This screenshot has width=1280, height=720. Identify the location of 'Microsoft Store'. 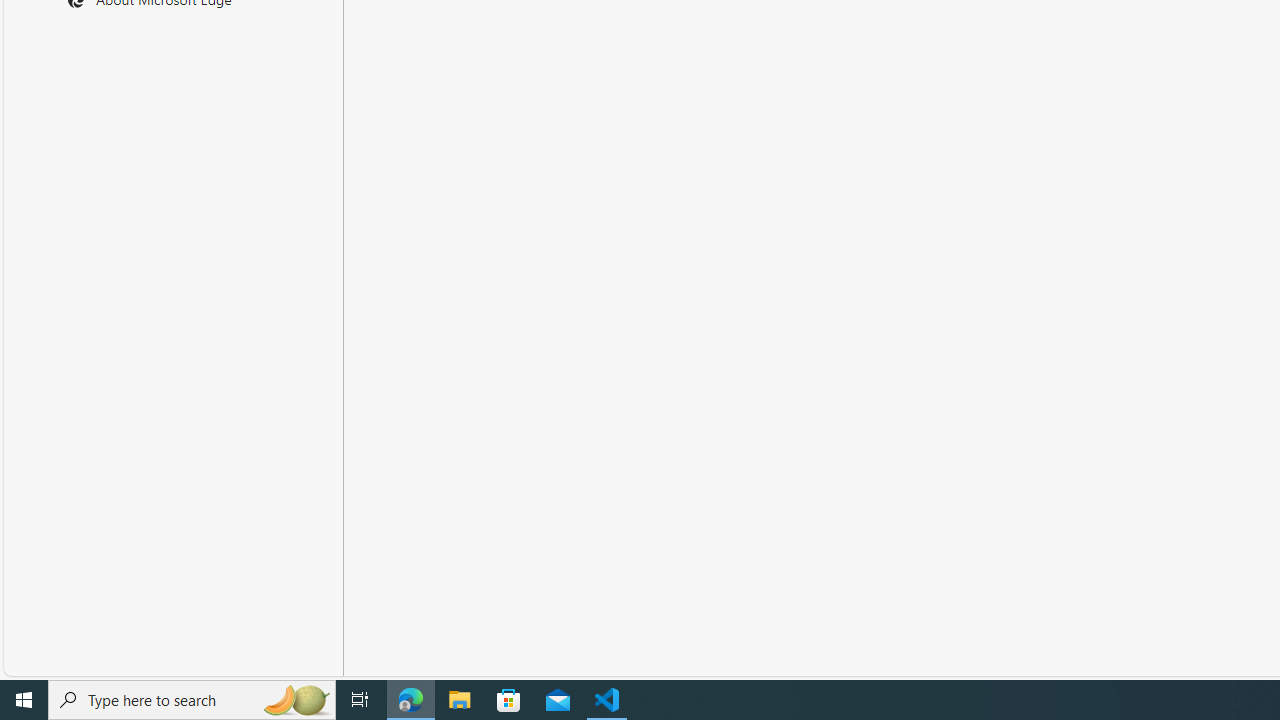
(509, 698).